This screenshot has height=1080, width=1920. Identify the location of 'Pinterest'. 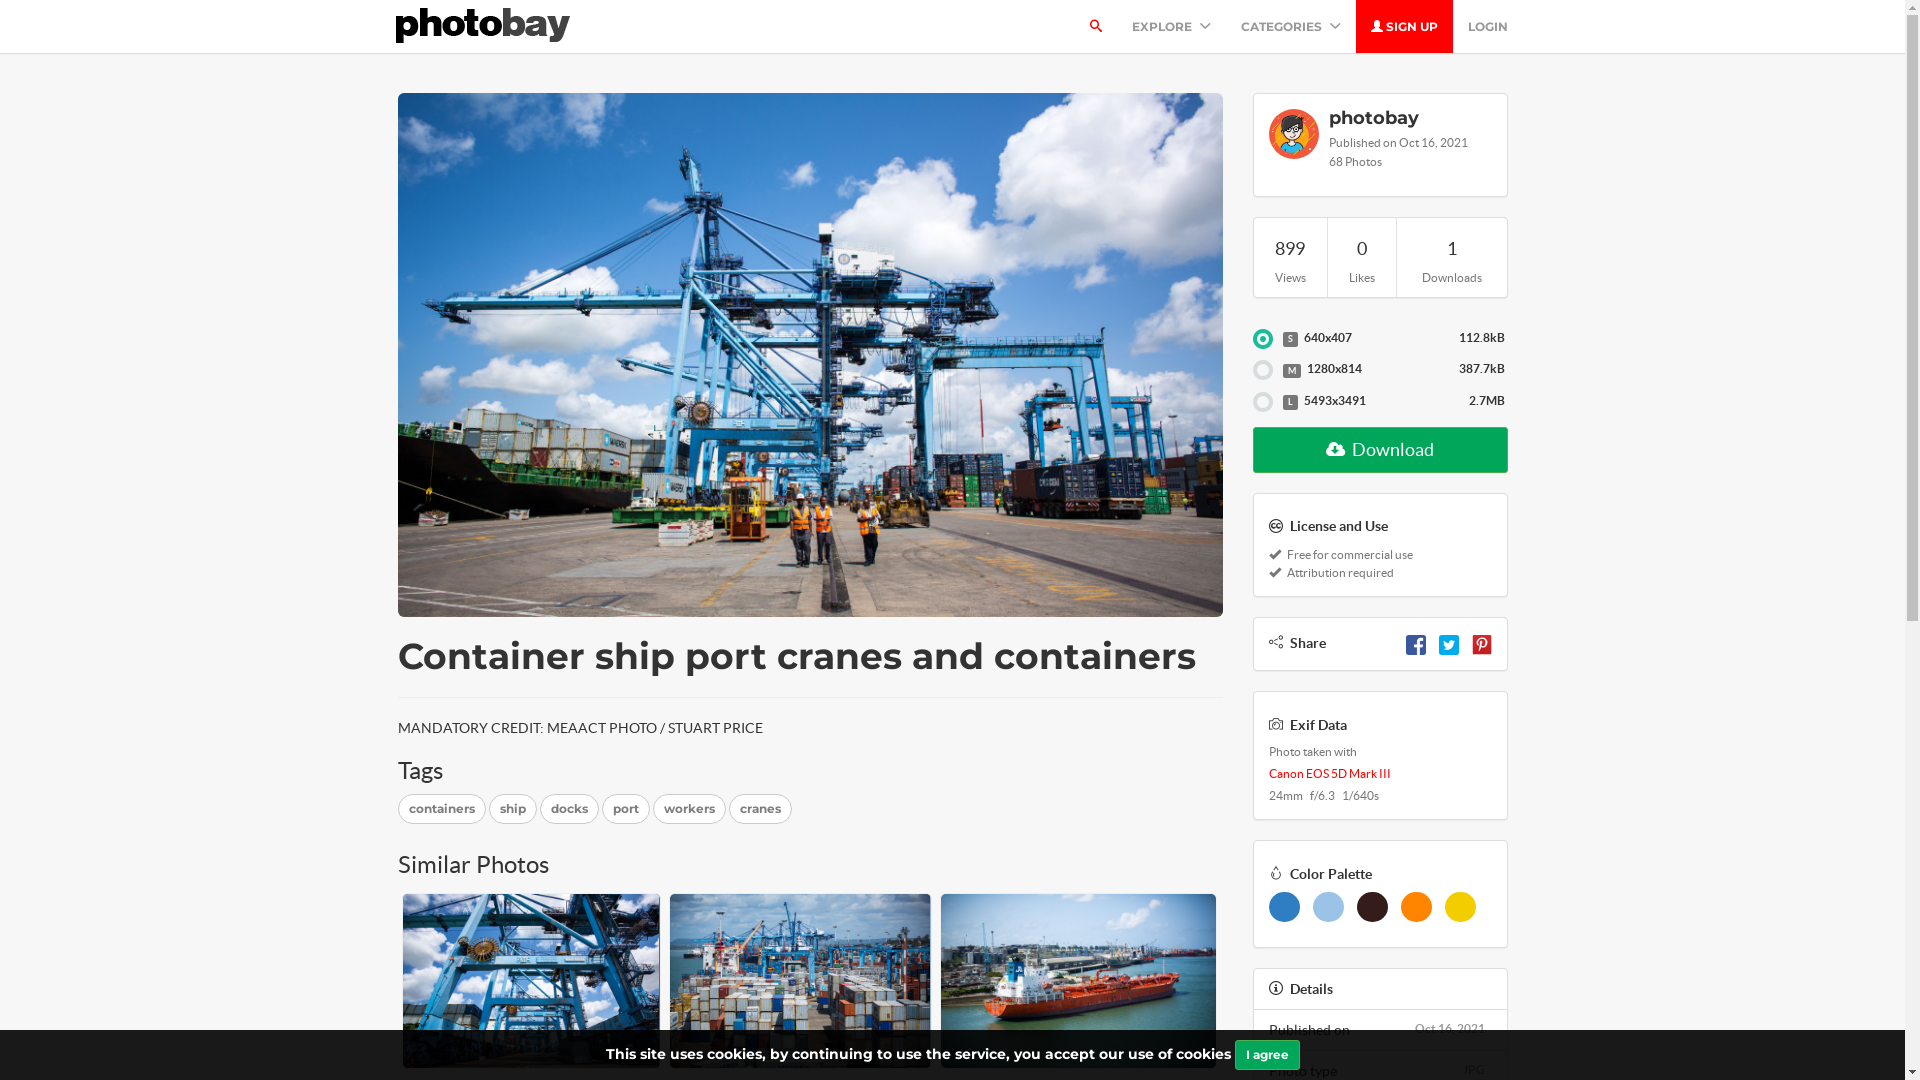
(1482, 643).